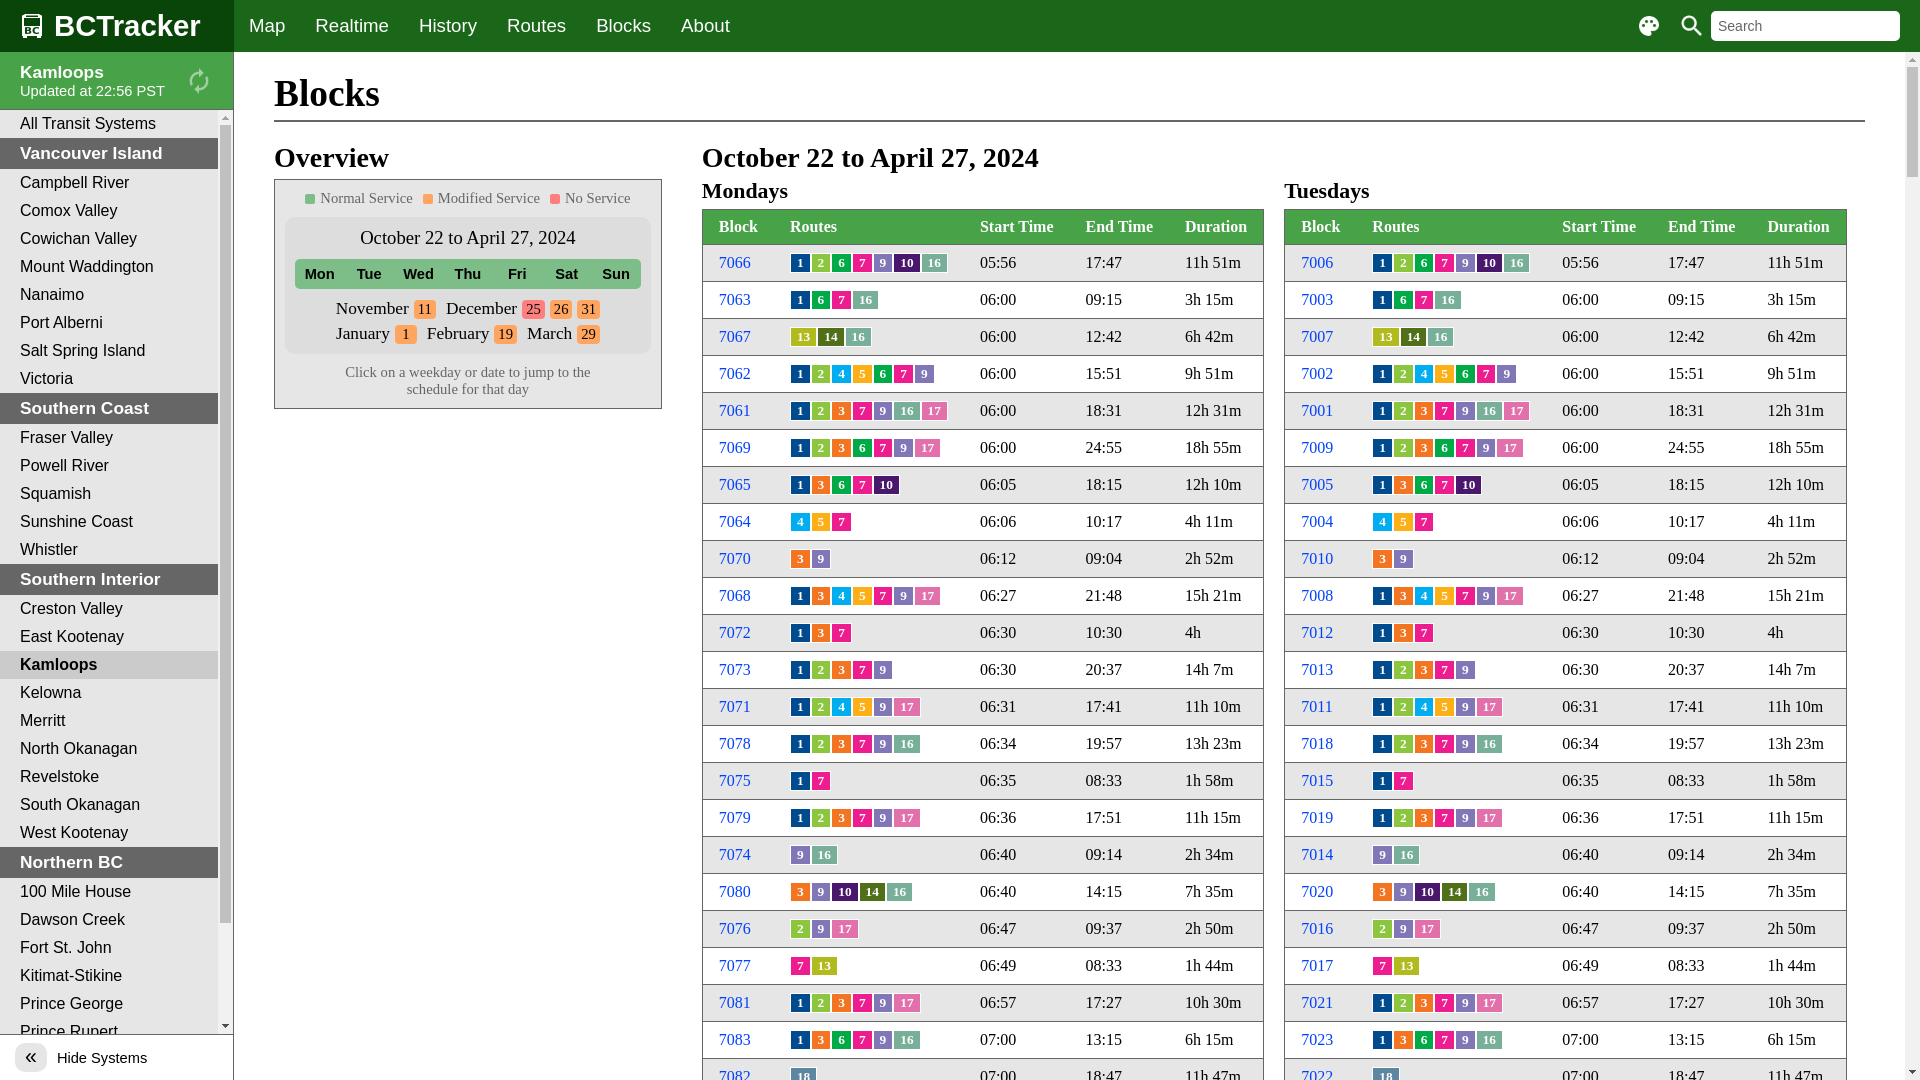 This screenshot has height=1080, width=1920. I want to click on '7', so click(1486, 374).